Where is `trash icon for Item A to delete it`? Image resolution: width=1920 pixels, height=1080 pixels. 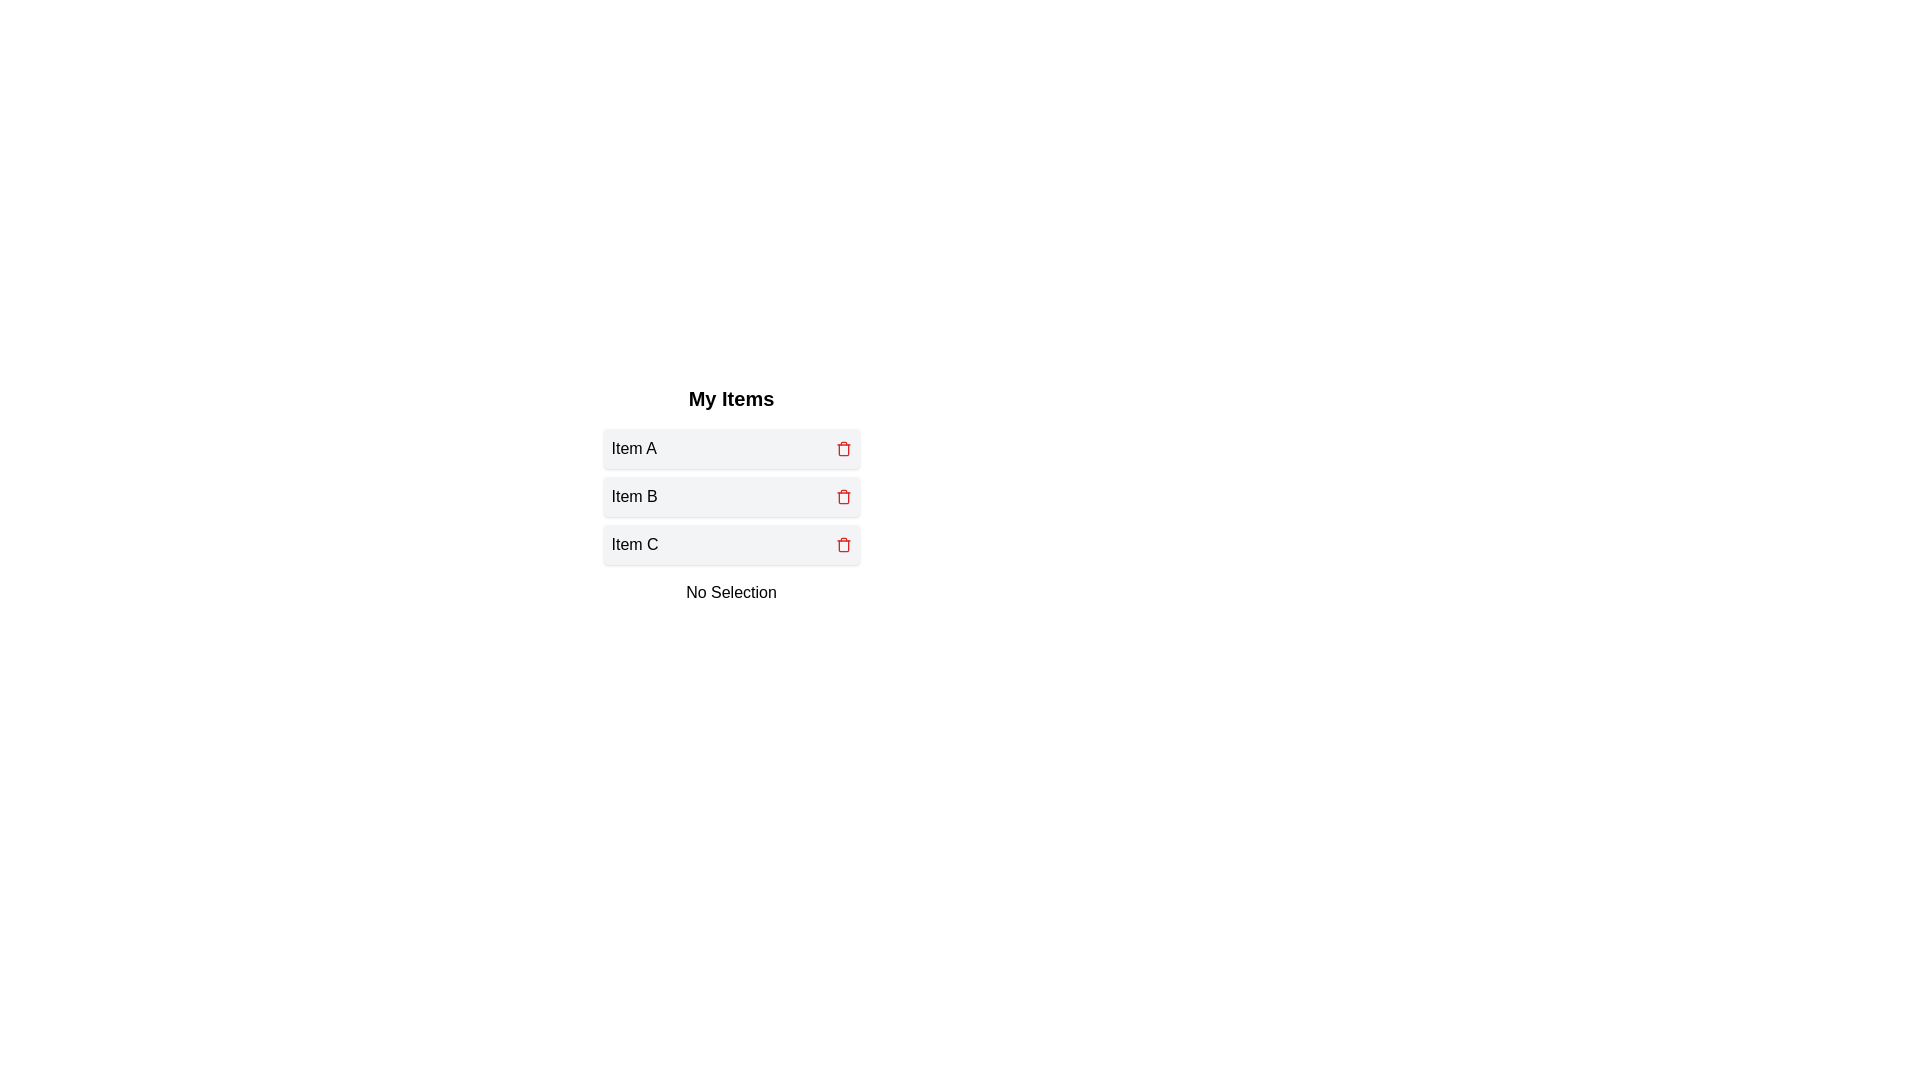
trash icon for Item A to delete it is located at coordinates (843, 447).